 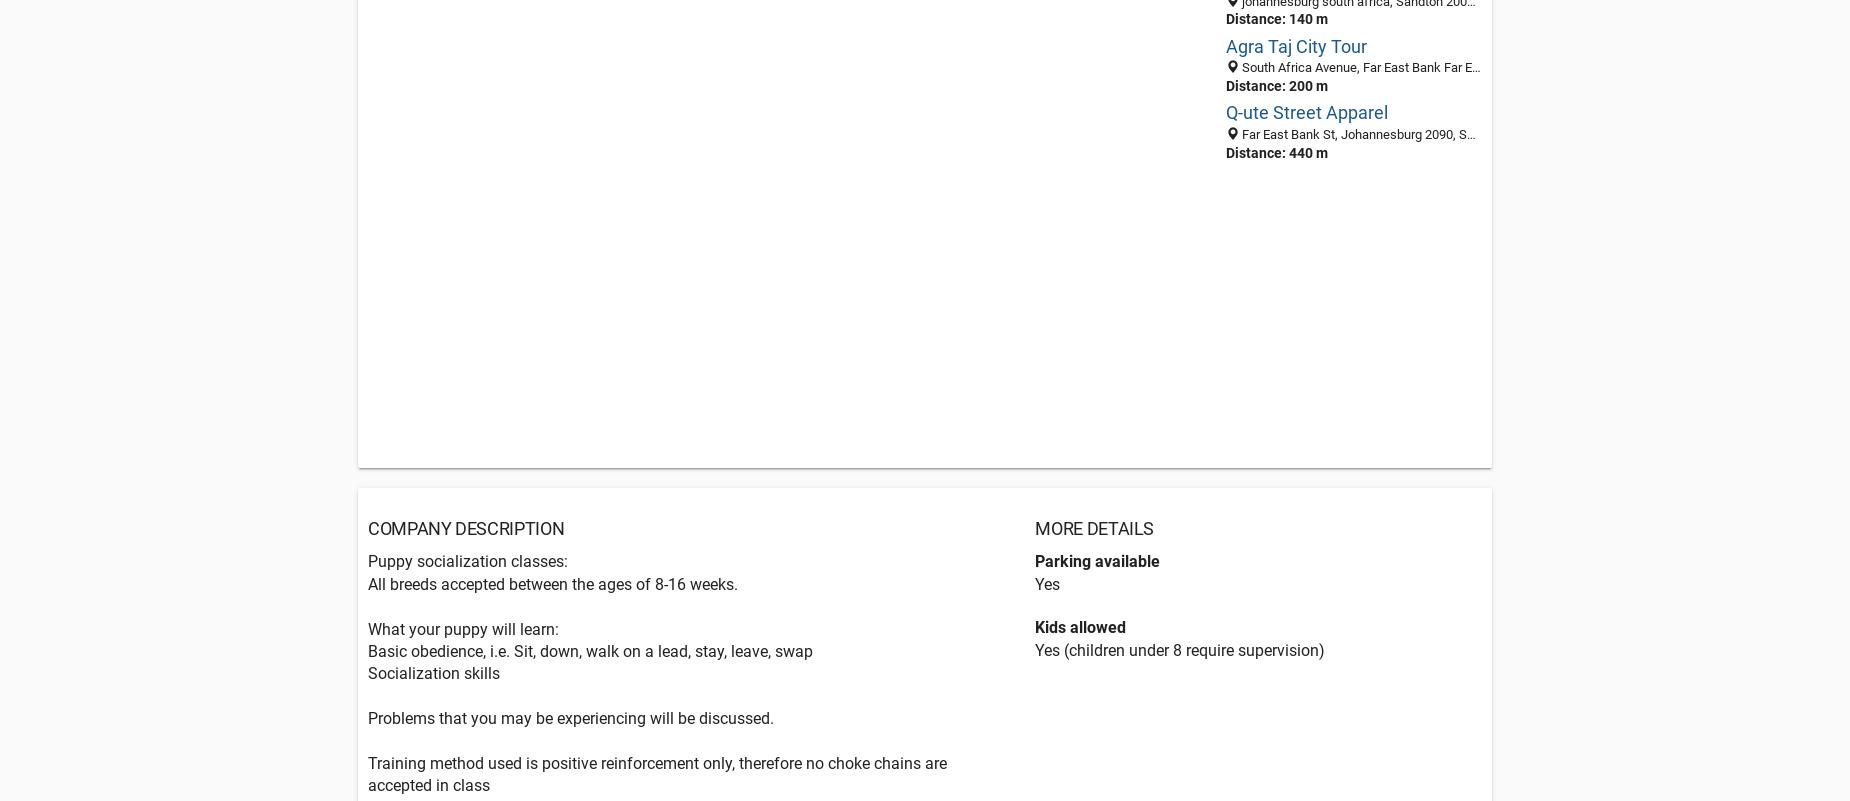 What do you see at coordinates (1294, 44) in the screenshot?
I see `'Agra Taj City Tour'` at bounding box center [1294, 44].